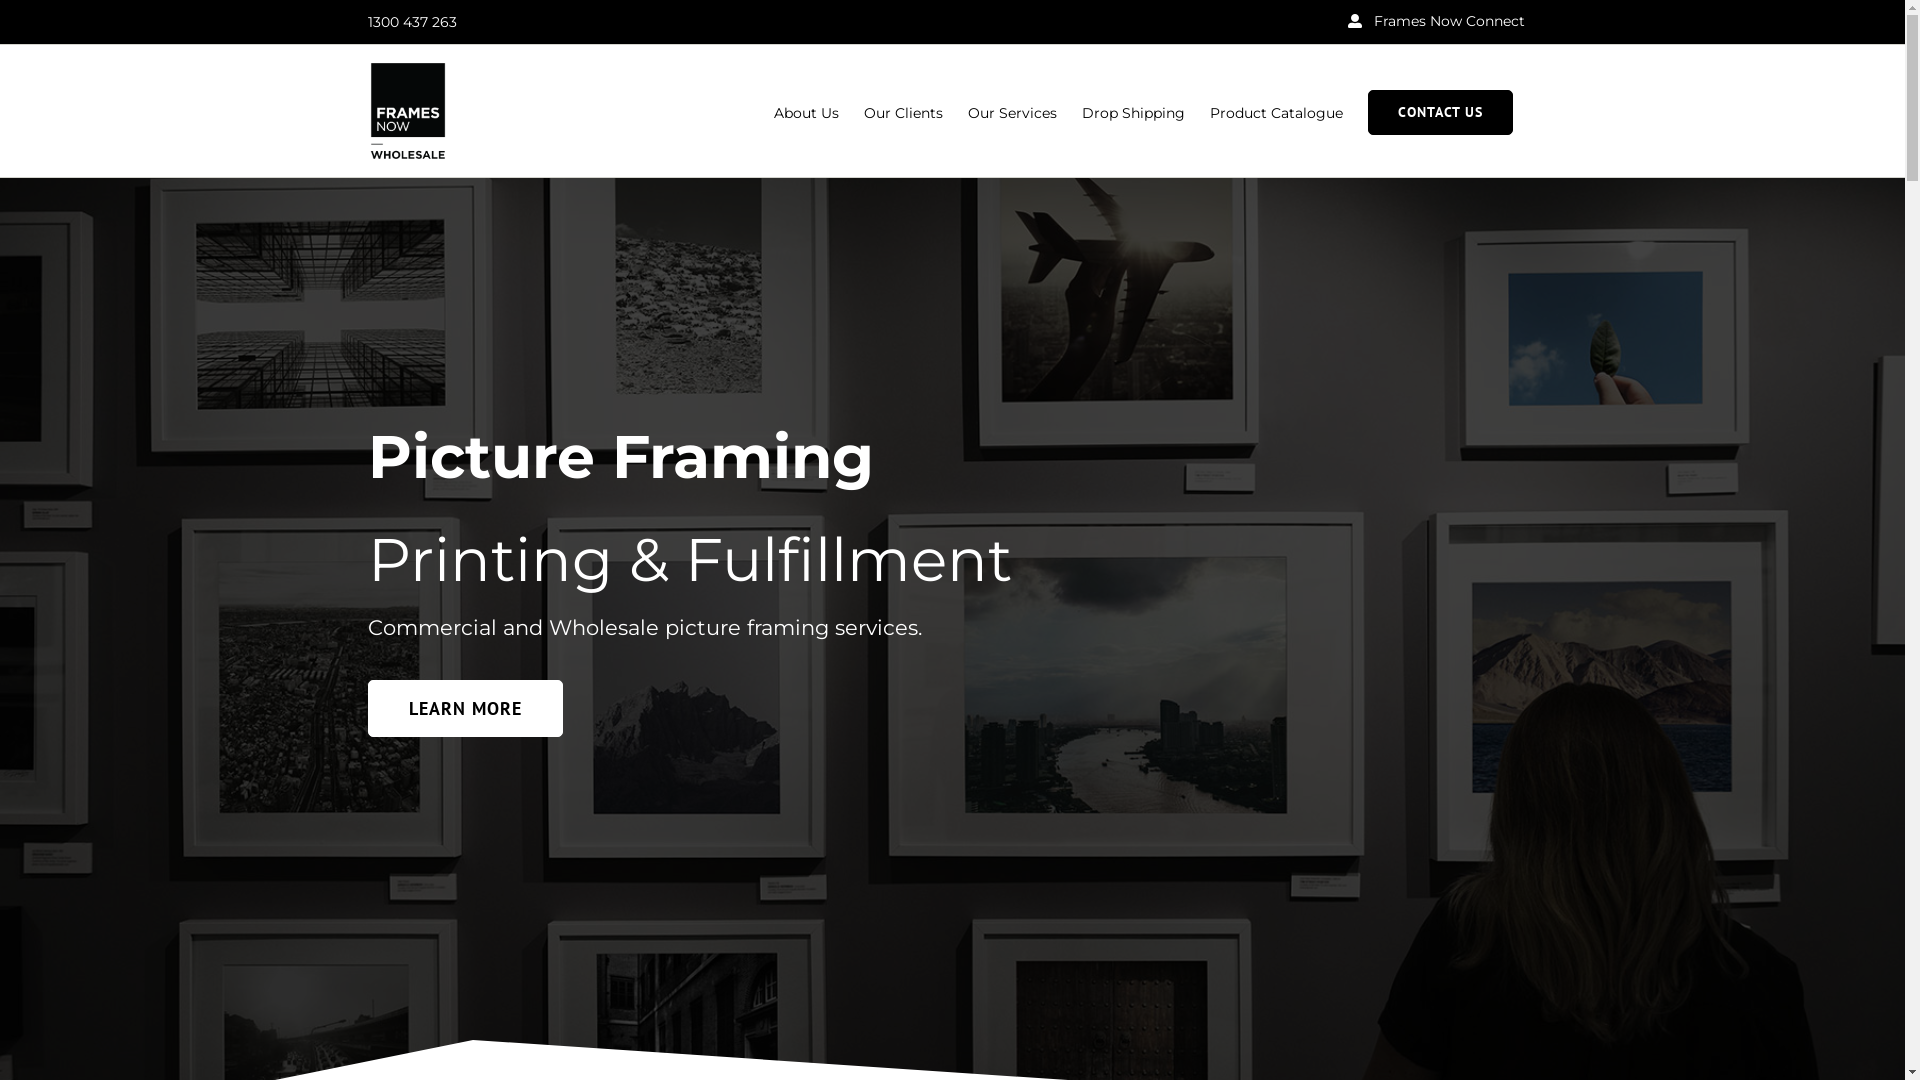  I want to click on 'Our Clients', so click(902, 111).